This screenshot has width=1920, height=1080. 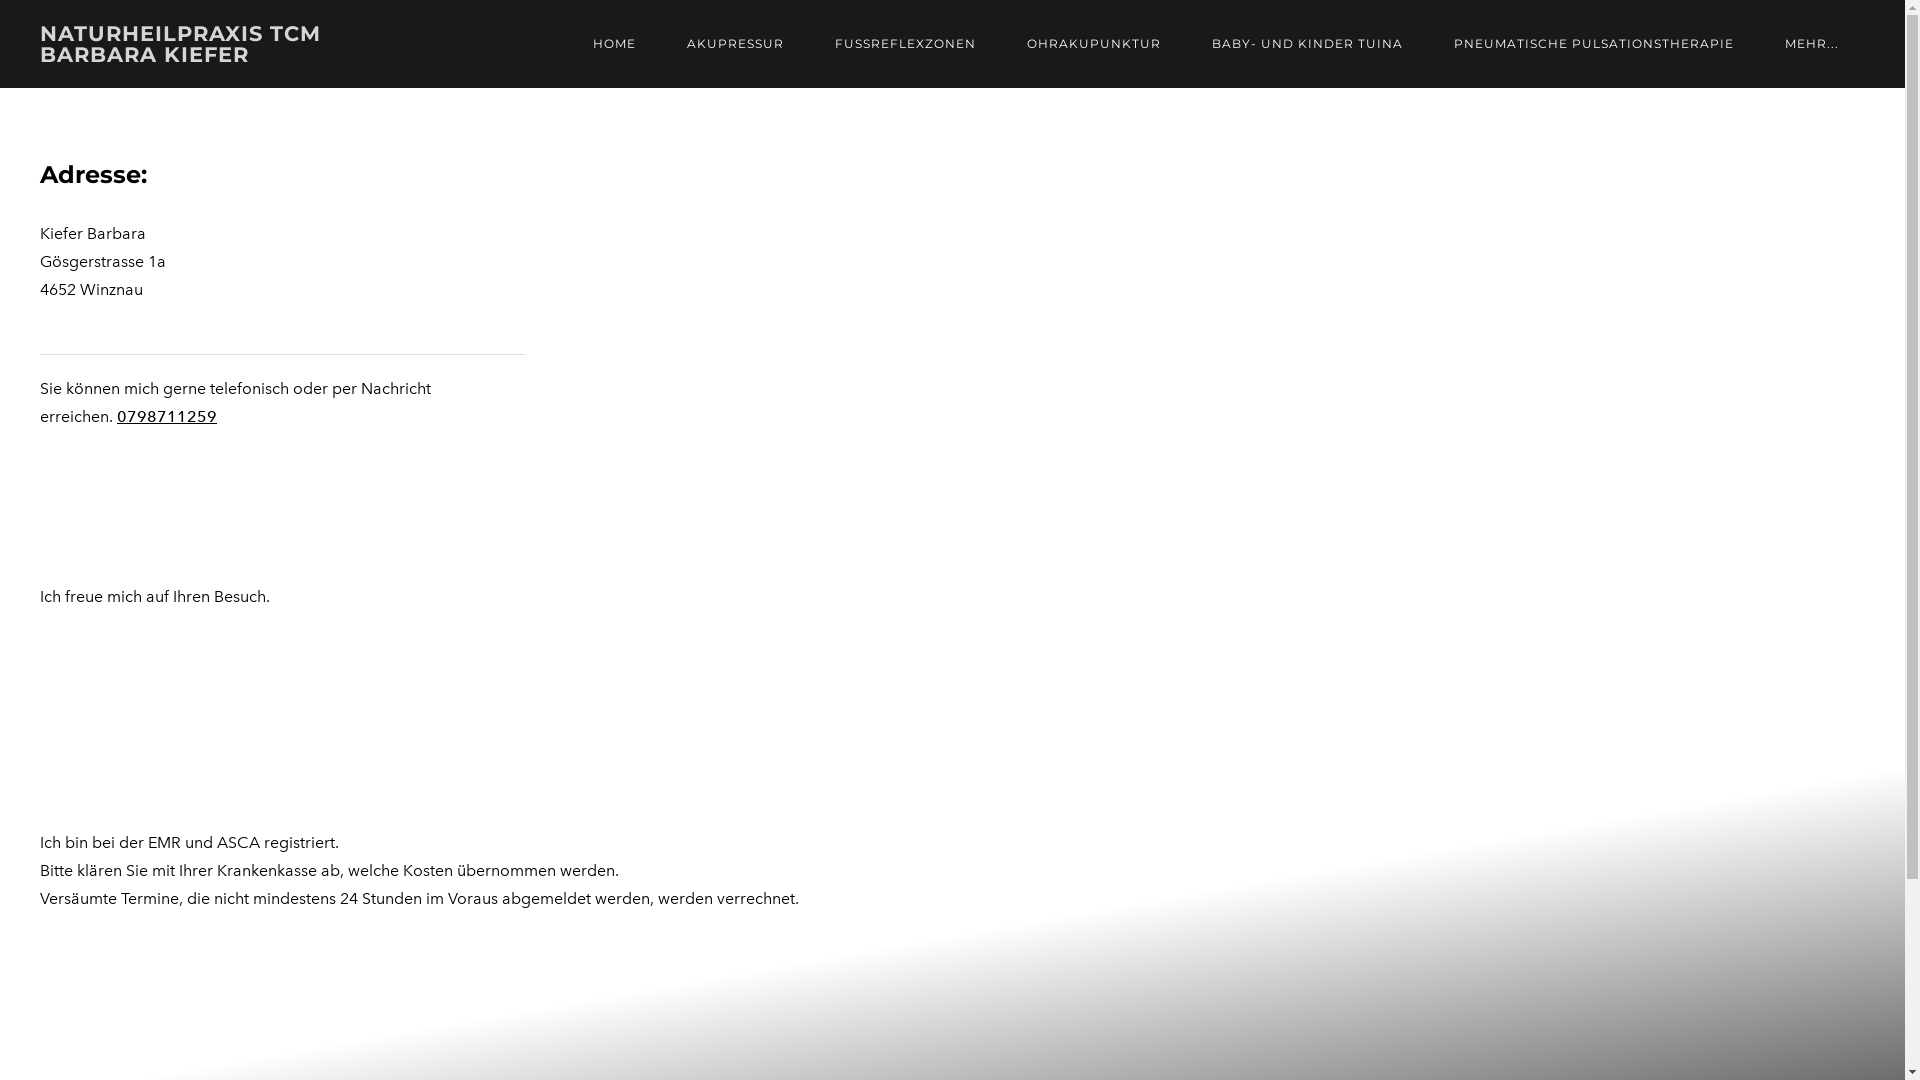 I want to click on 'OHRAKUPUNKTUR', so click(x=1093, y=43).